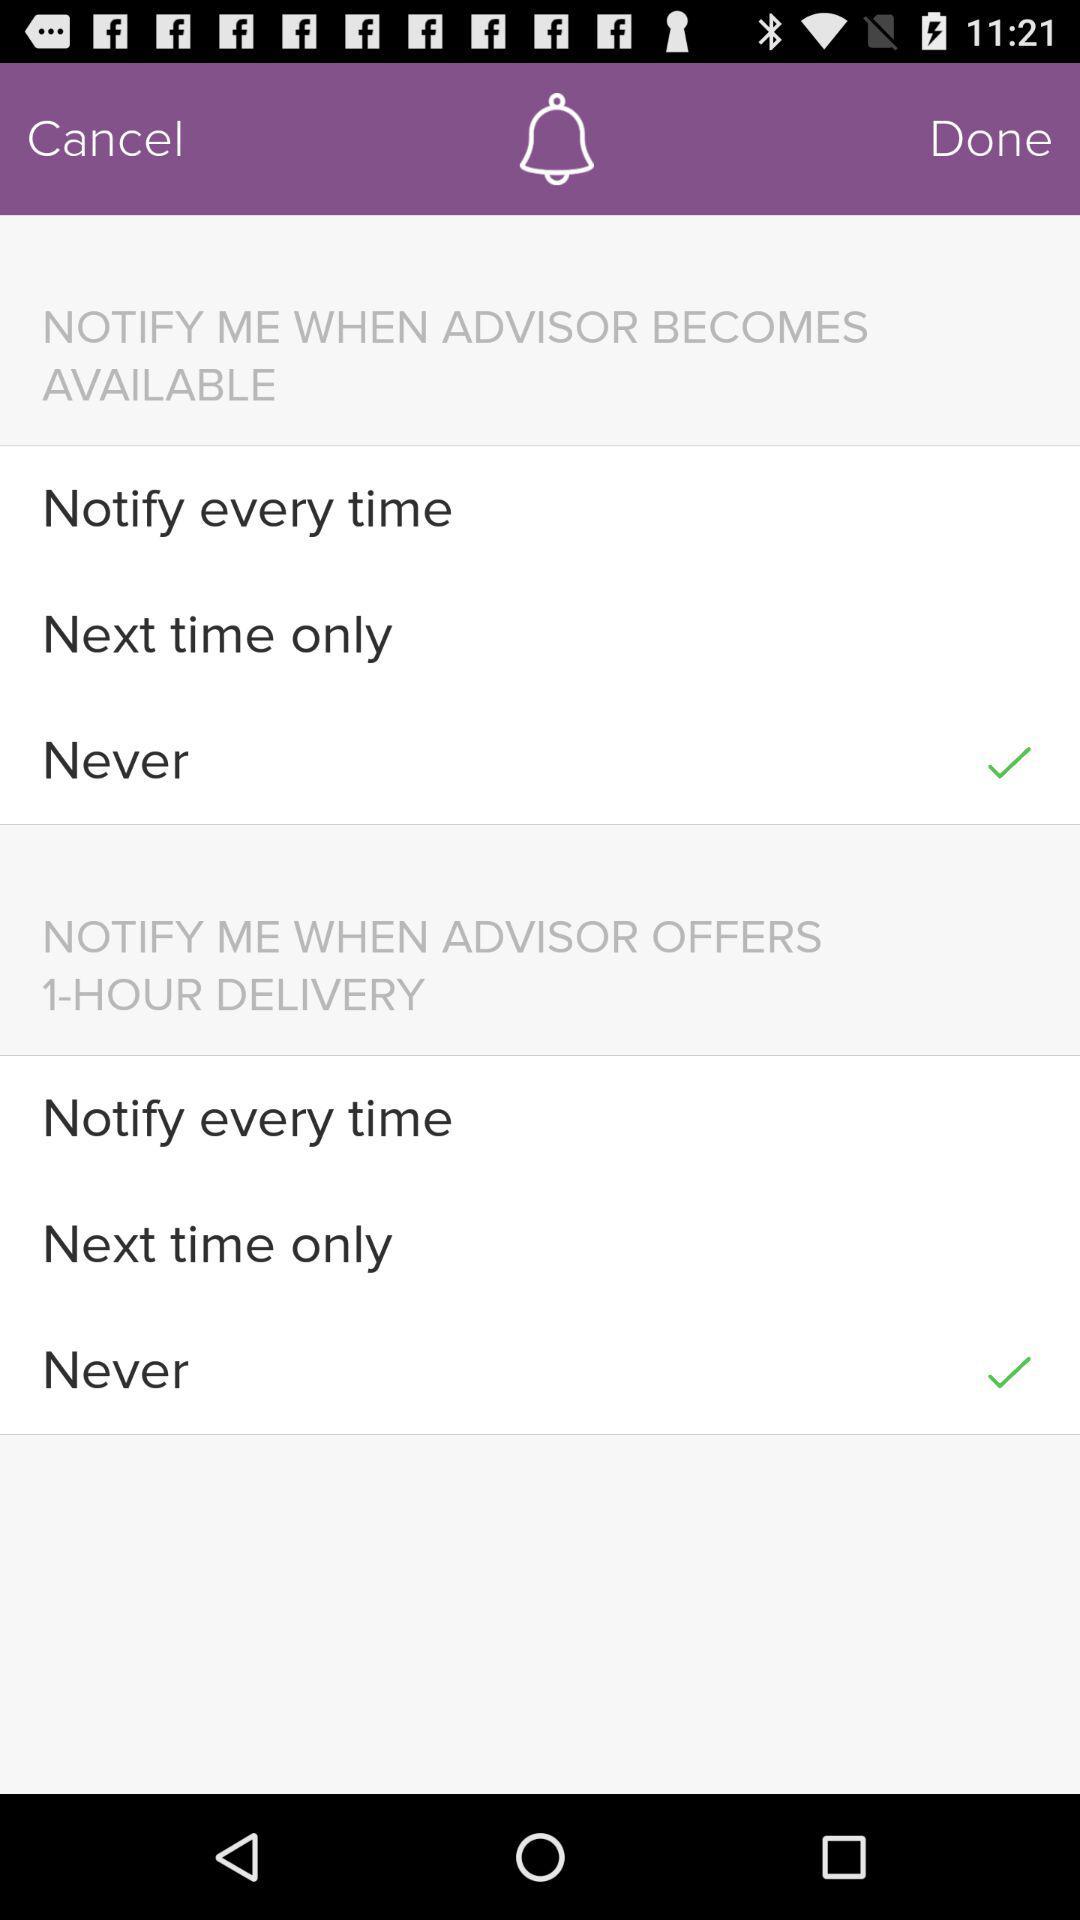 This screenshot has height=1920, width=1080. I want to click on the icon next to notify every time item, so click(1009, 508).